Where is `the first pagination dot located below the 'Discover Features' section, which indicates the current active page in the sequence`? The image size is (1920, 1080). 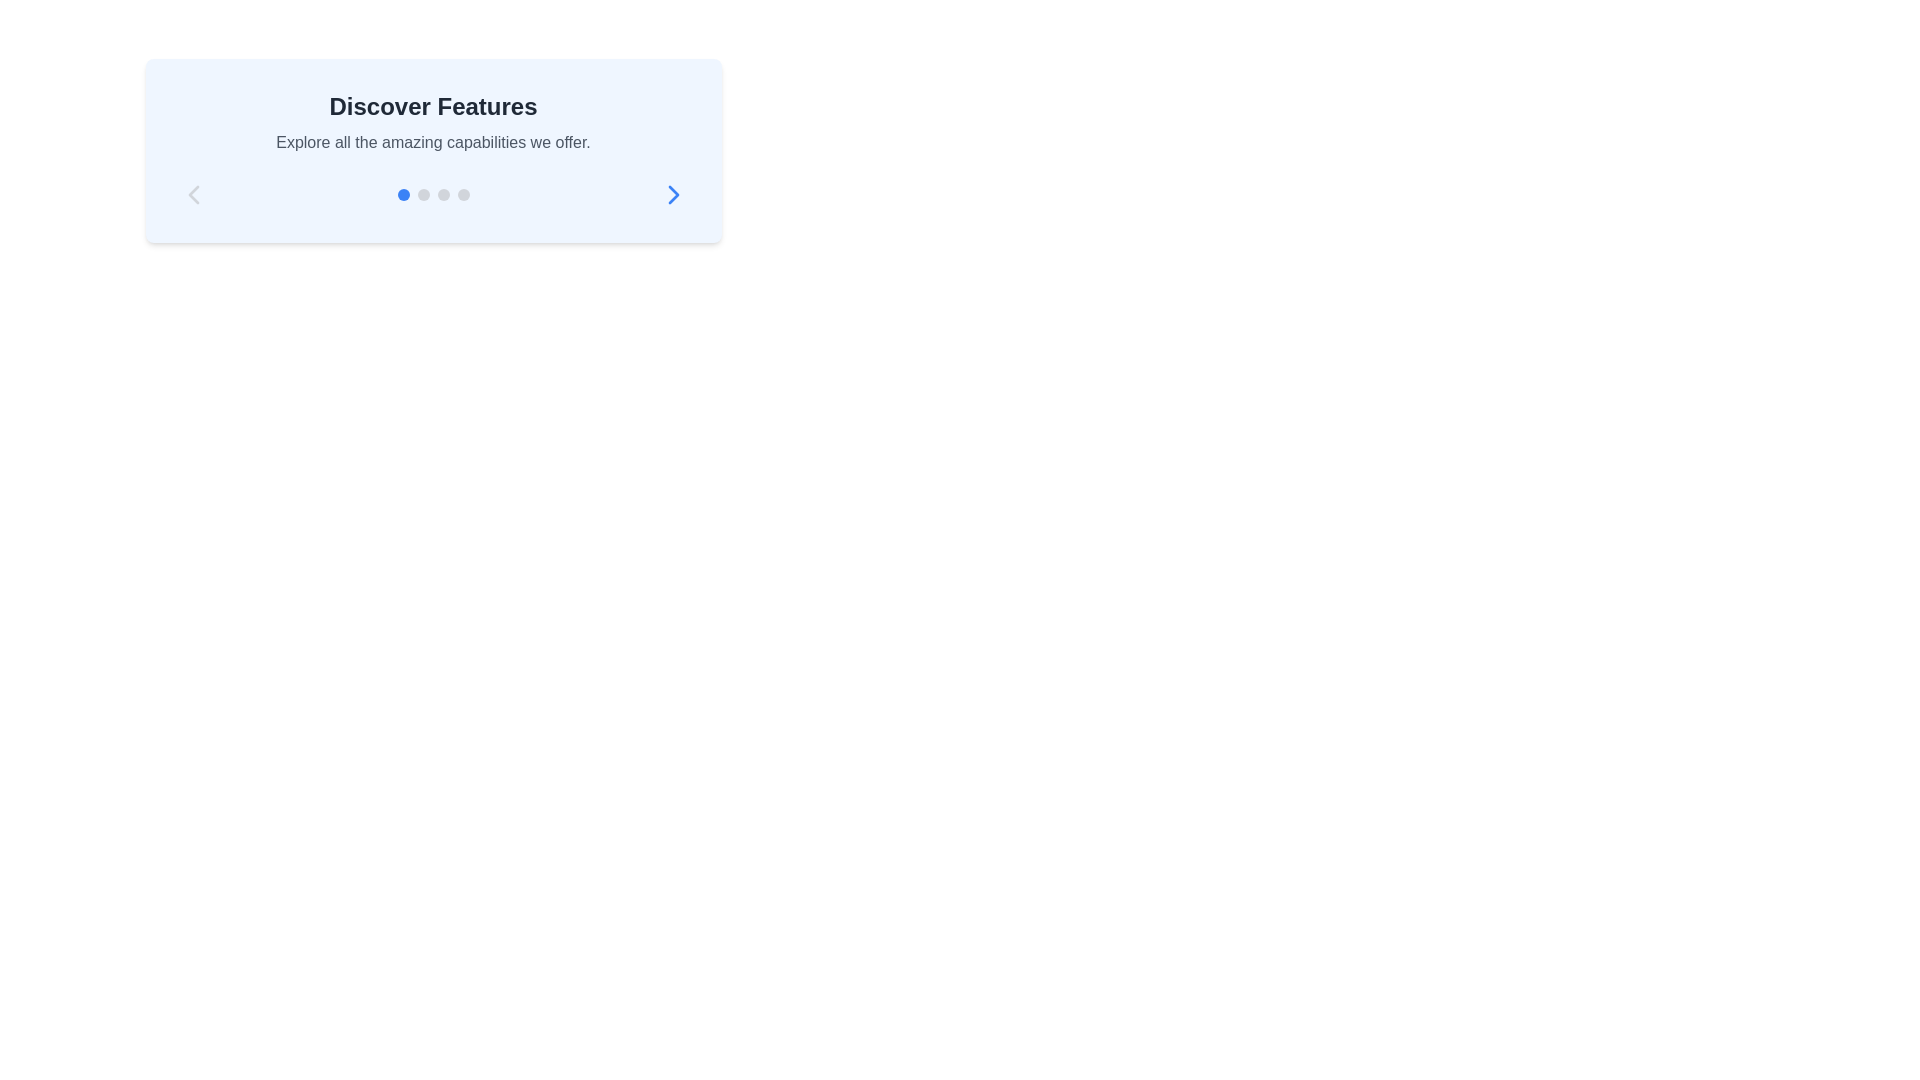
the first pagination dot located below the 'Discover Features' section, which indicates the current active page in the sequence is located at coordinates (402, 195).